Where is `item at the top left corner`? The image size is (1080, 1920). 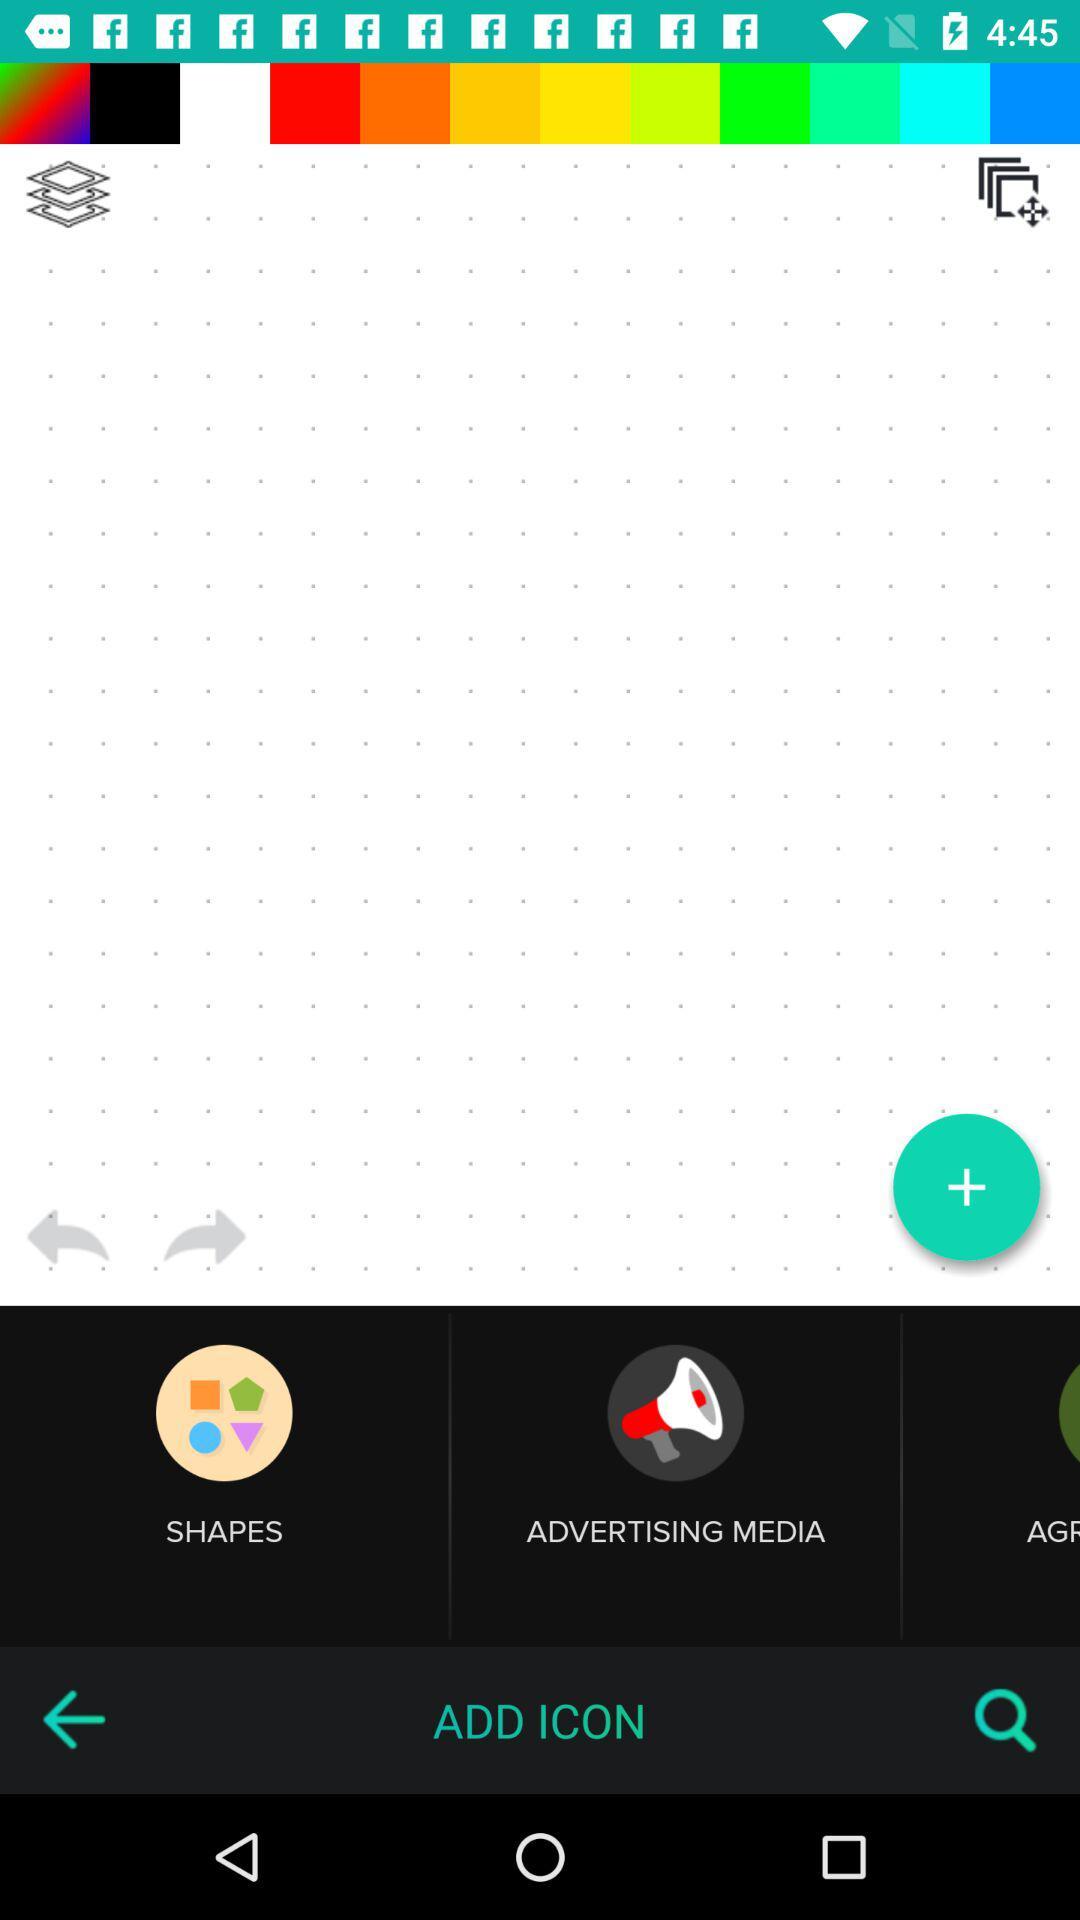 item at the top left corner is located at coordinates (67, 194).